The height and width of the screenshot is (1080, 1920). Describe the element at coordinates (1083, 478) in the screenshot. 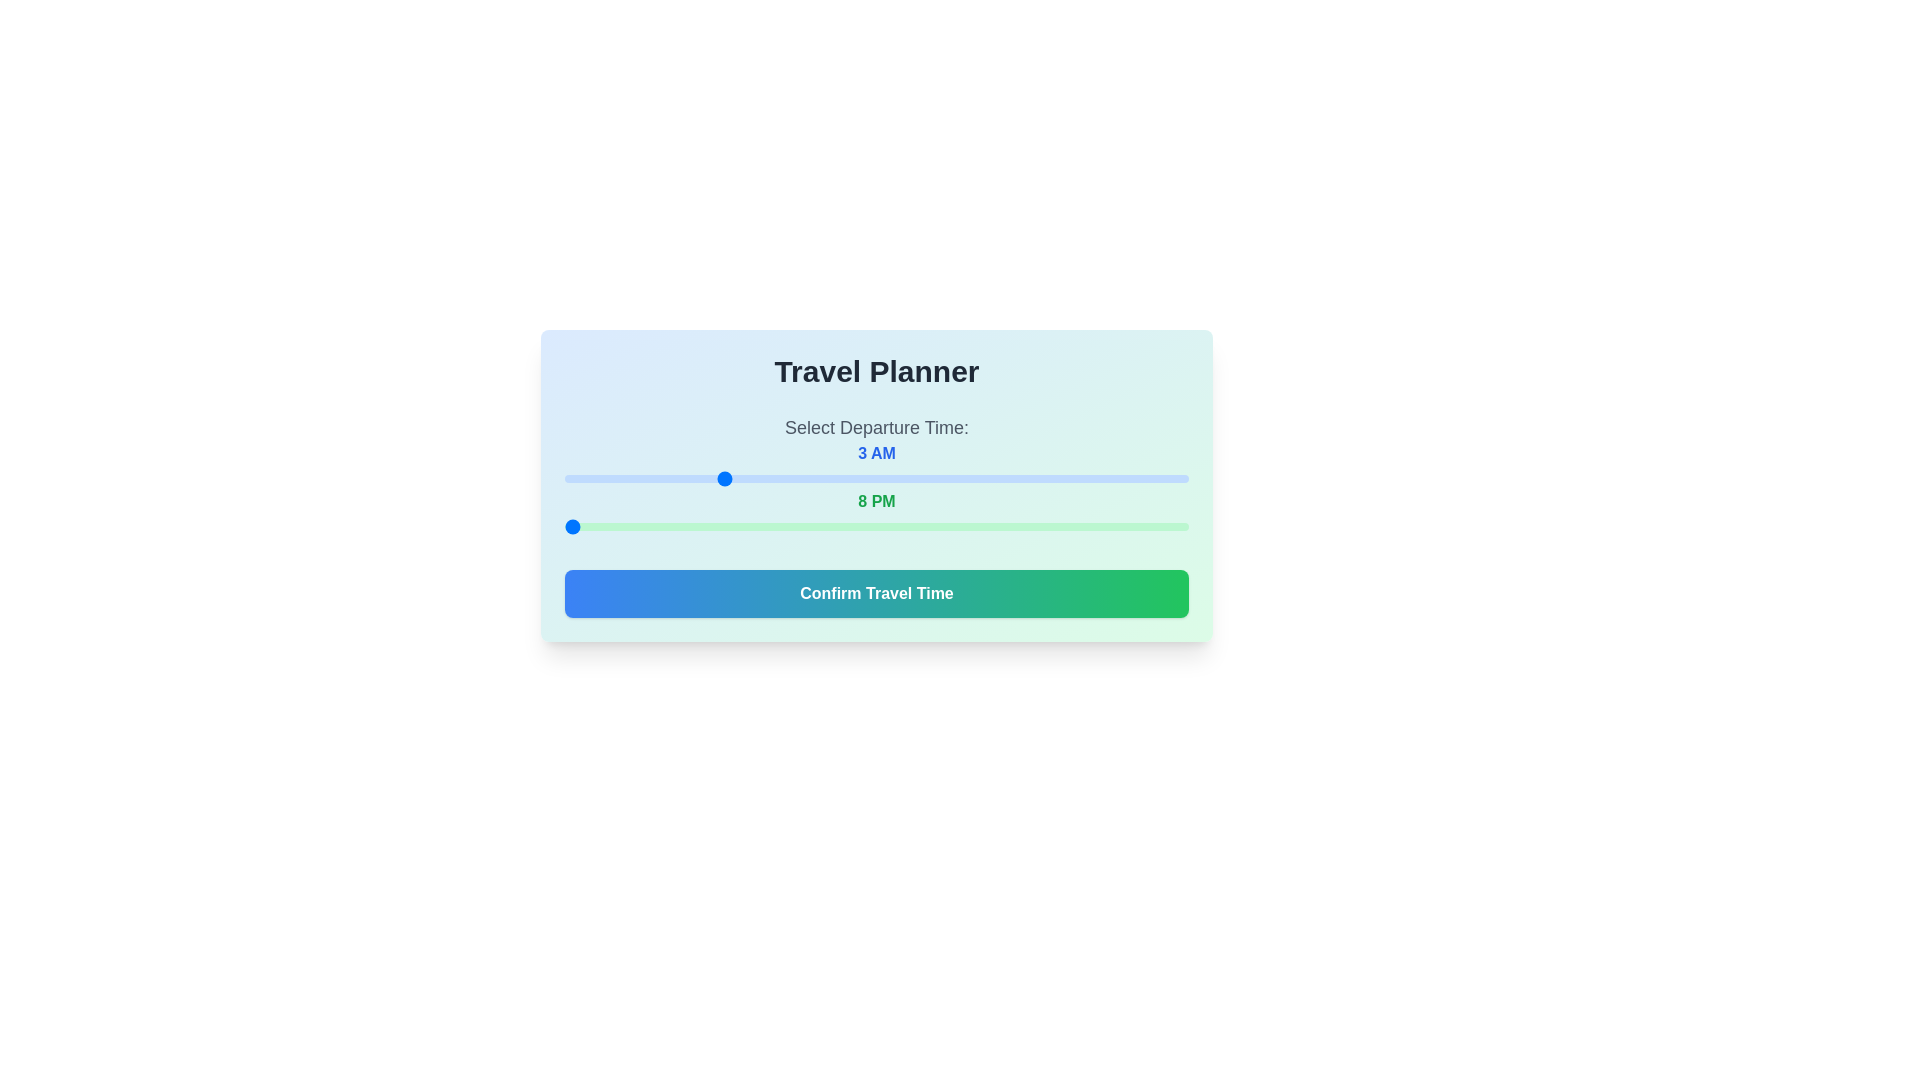

I see `departure time` at that location.